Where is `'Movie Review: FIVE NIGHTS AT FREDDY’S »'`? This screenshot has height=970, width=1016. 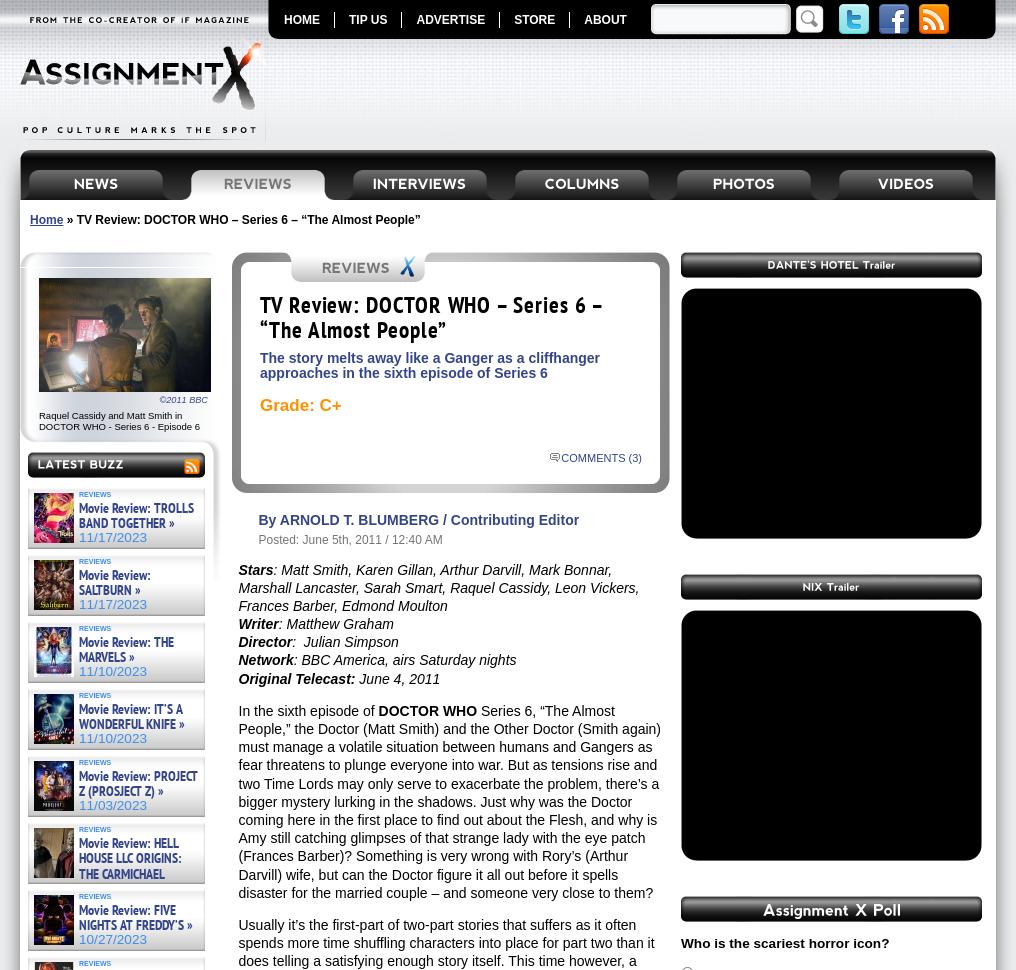
'Movie Review: FIVE NIGHTS AT FREDDY’S »' is located at coordinates (135, 917).